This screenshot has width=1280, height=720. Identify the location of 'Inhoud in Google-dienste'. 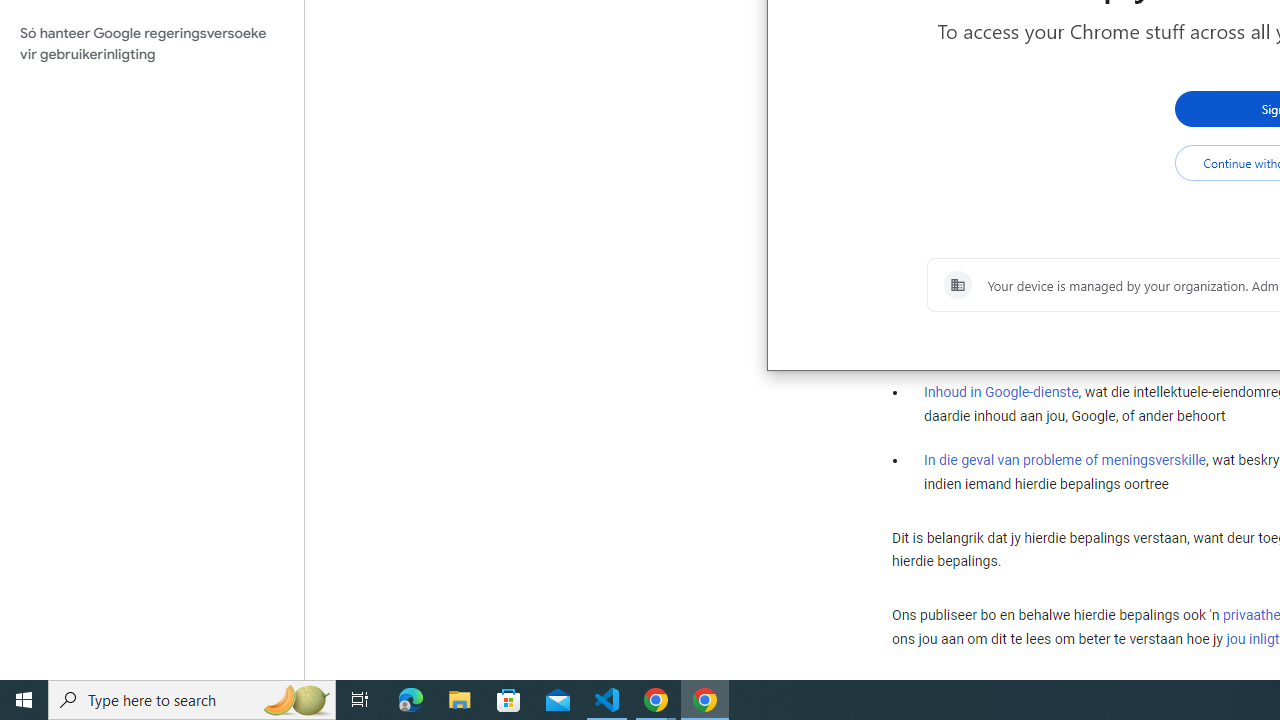
(1001, 392).